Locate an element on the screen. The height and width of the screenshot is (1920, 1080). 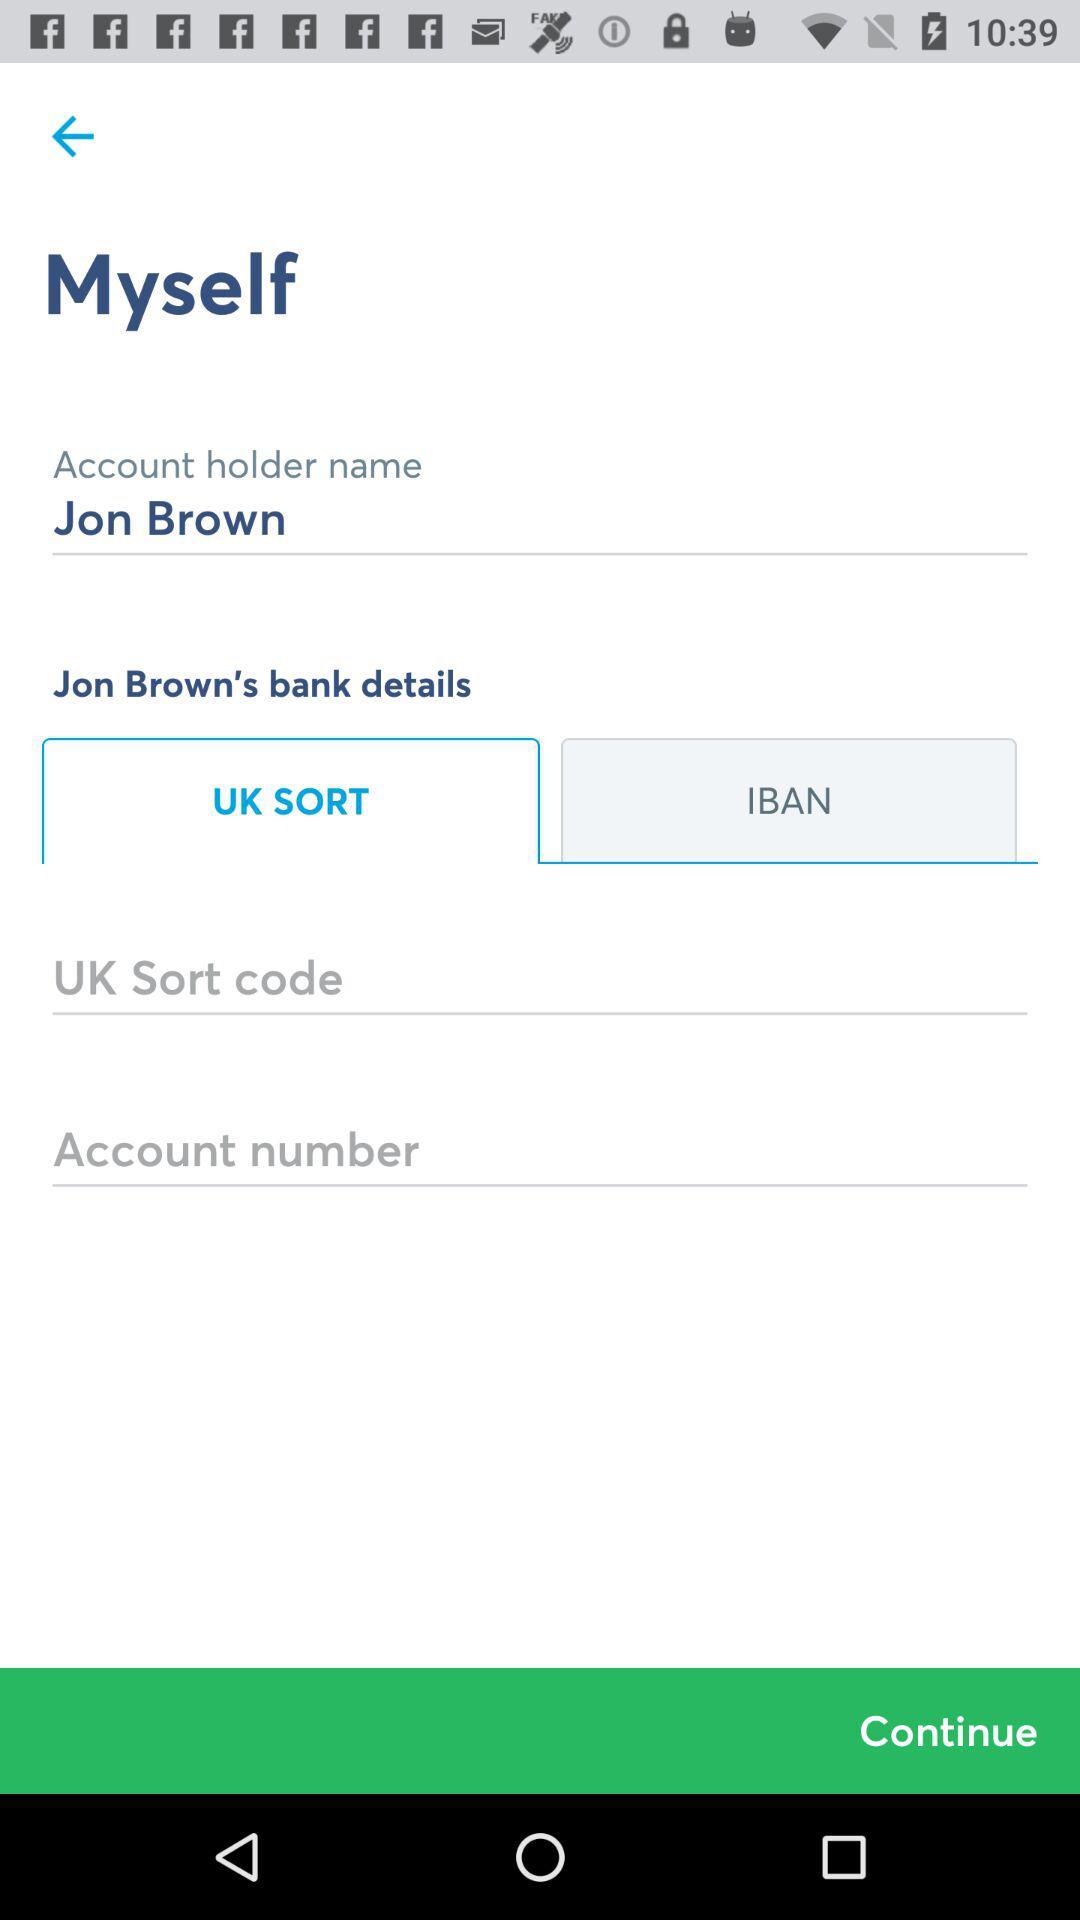
the icon below jon brown s icon is located at coordinates (788, 801).